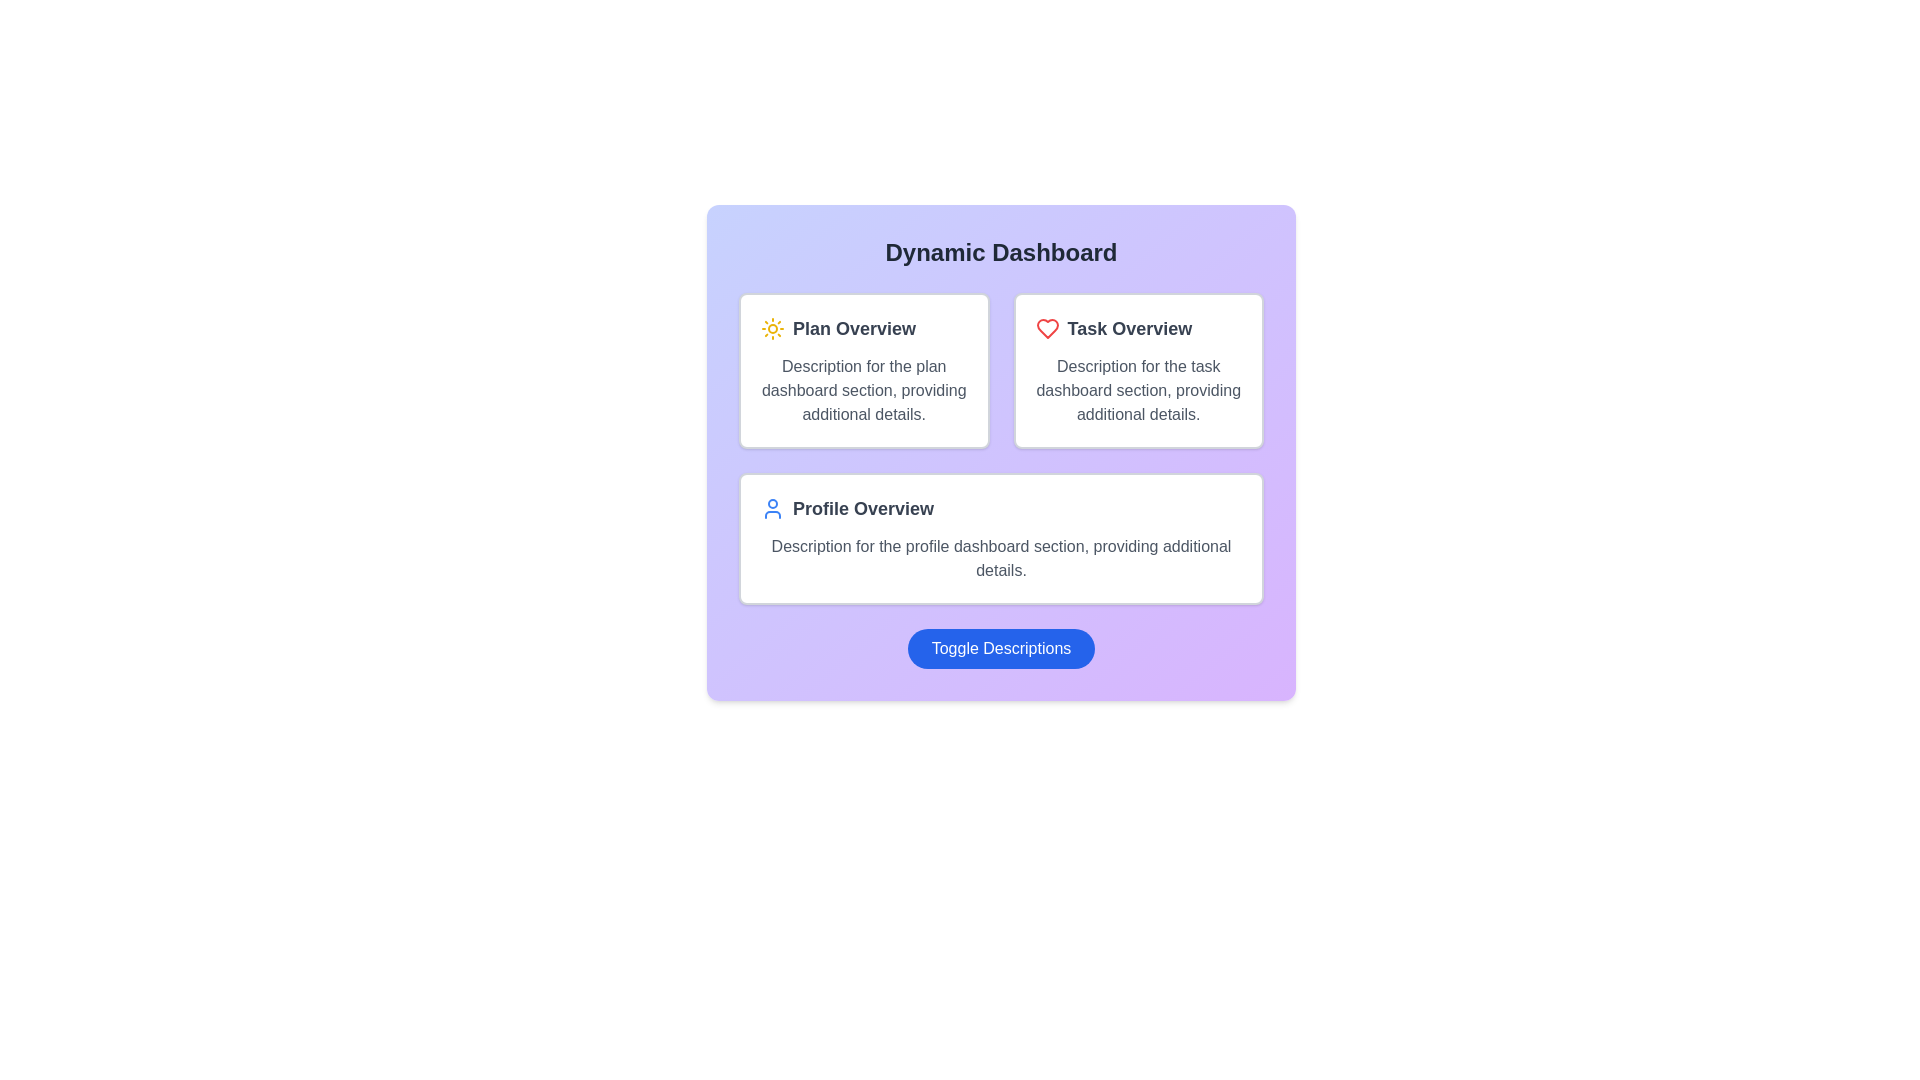 Image resolution: width=1920 pixels, height=1080 pixels. What do you see at coordinates (1138, 370) in the screenshot?
I see `descriptive text from the Summary card located on the right side of the upper row in the dashboard interface, positioned between 'Plan Overview' and 'Profile Overview'` at bounding box center [1138, 370].